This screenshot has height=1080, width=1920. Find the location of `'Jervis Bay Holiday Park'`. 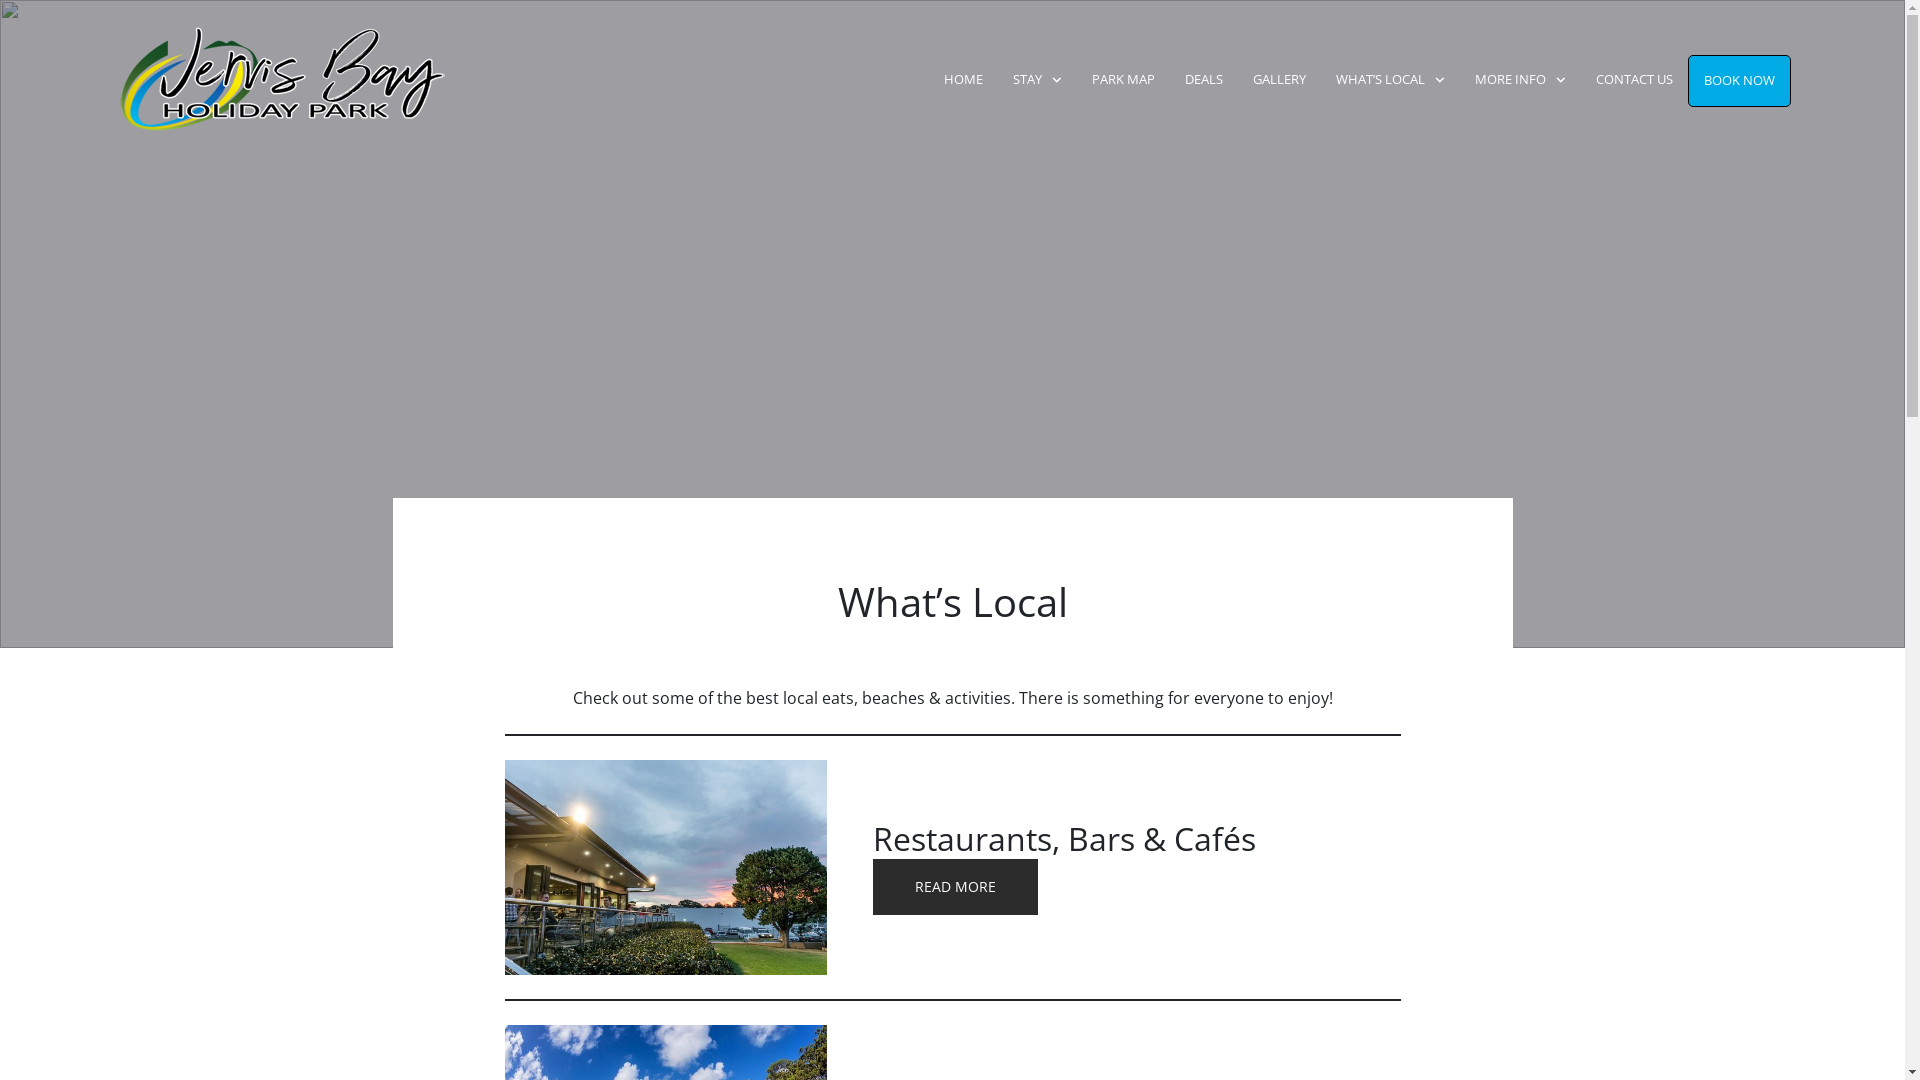

'Jervis Bay Holiday Park' is located at coordinates (244, 79).